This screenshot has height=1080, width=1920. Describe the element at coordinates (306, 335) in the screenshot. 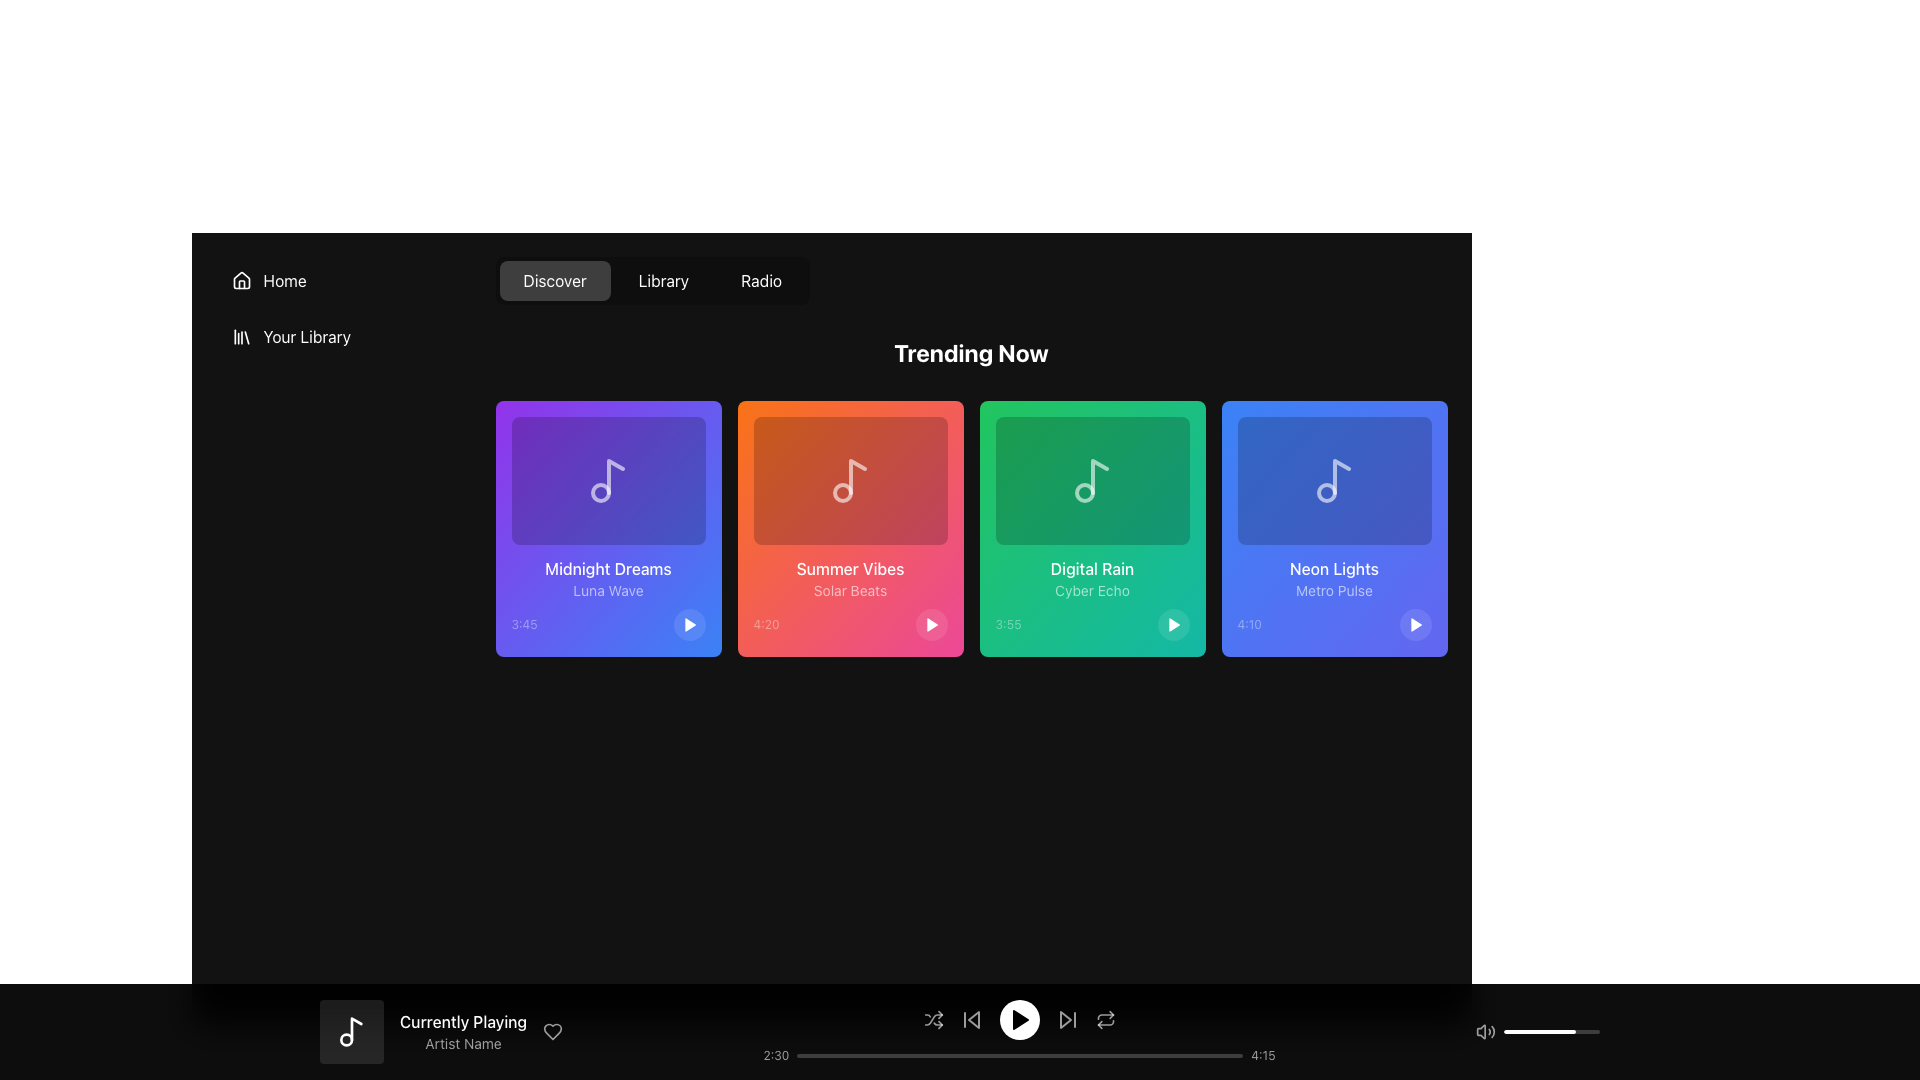

I see `the 'Your Library' text label located in the navigation panel, directly below the 'Home' option and to the right of the bookshelf icon` at that location.